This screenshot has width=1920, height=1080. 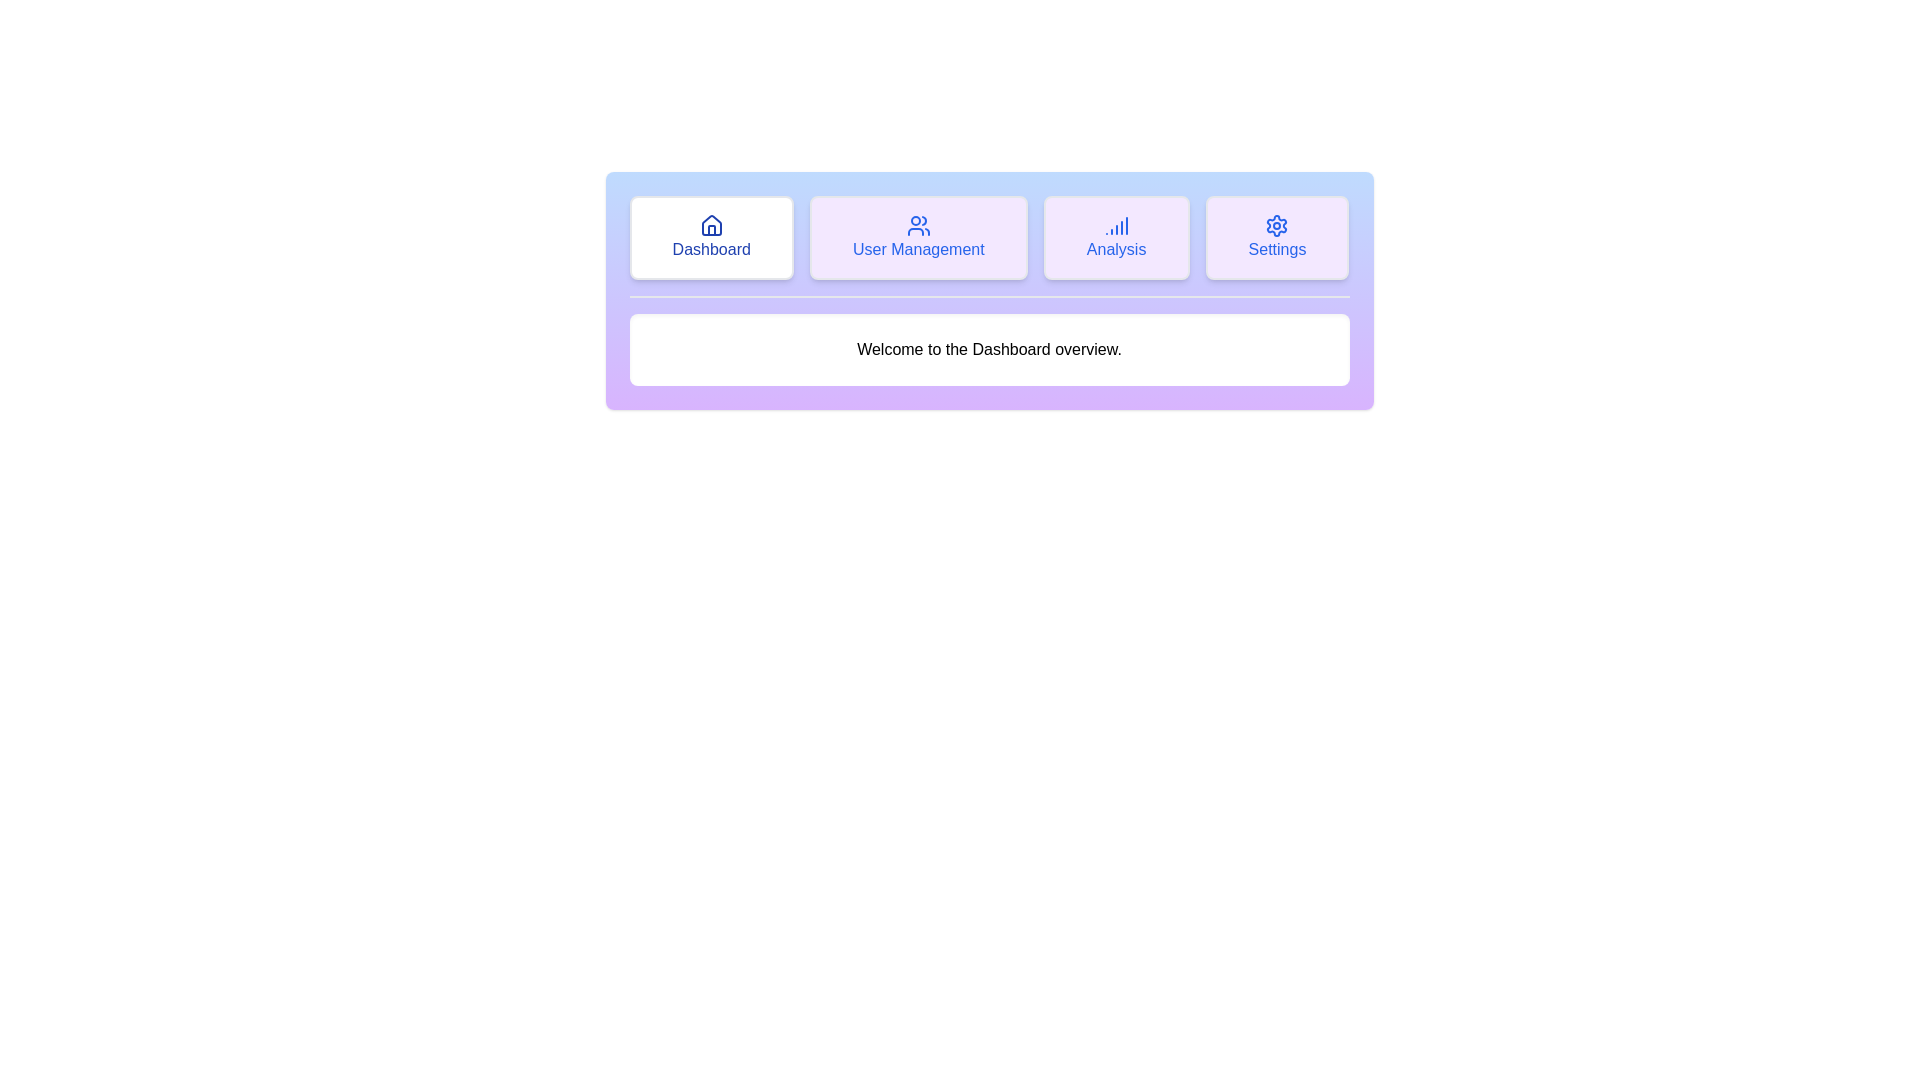 I want to click on the 'Analysis' button in the horizontal navigation menu, which has a light purple background, rounded corners, and features a blue signal bar chart icon above the text 'Analysis', so click(x=1115, y=237).